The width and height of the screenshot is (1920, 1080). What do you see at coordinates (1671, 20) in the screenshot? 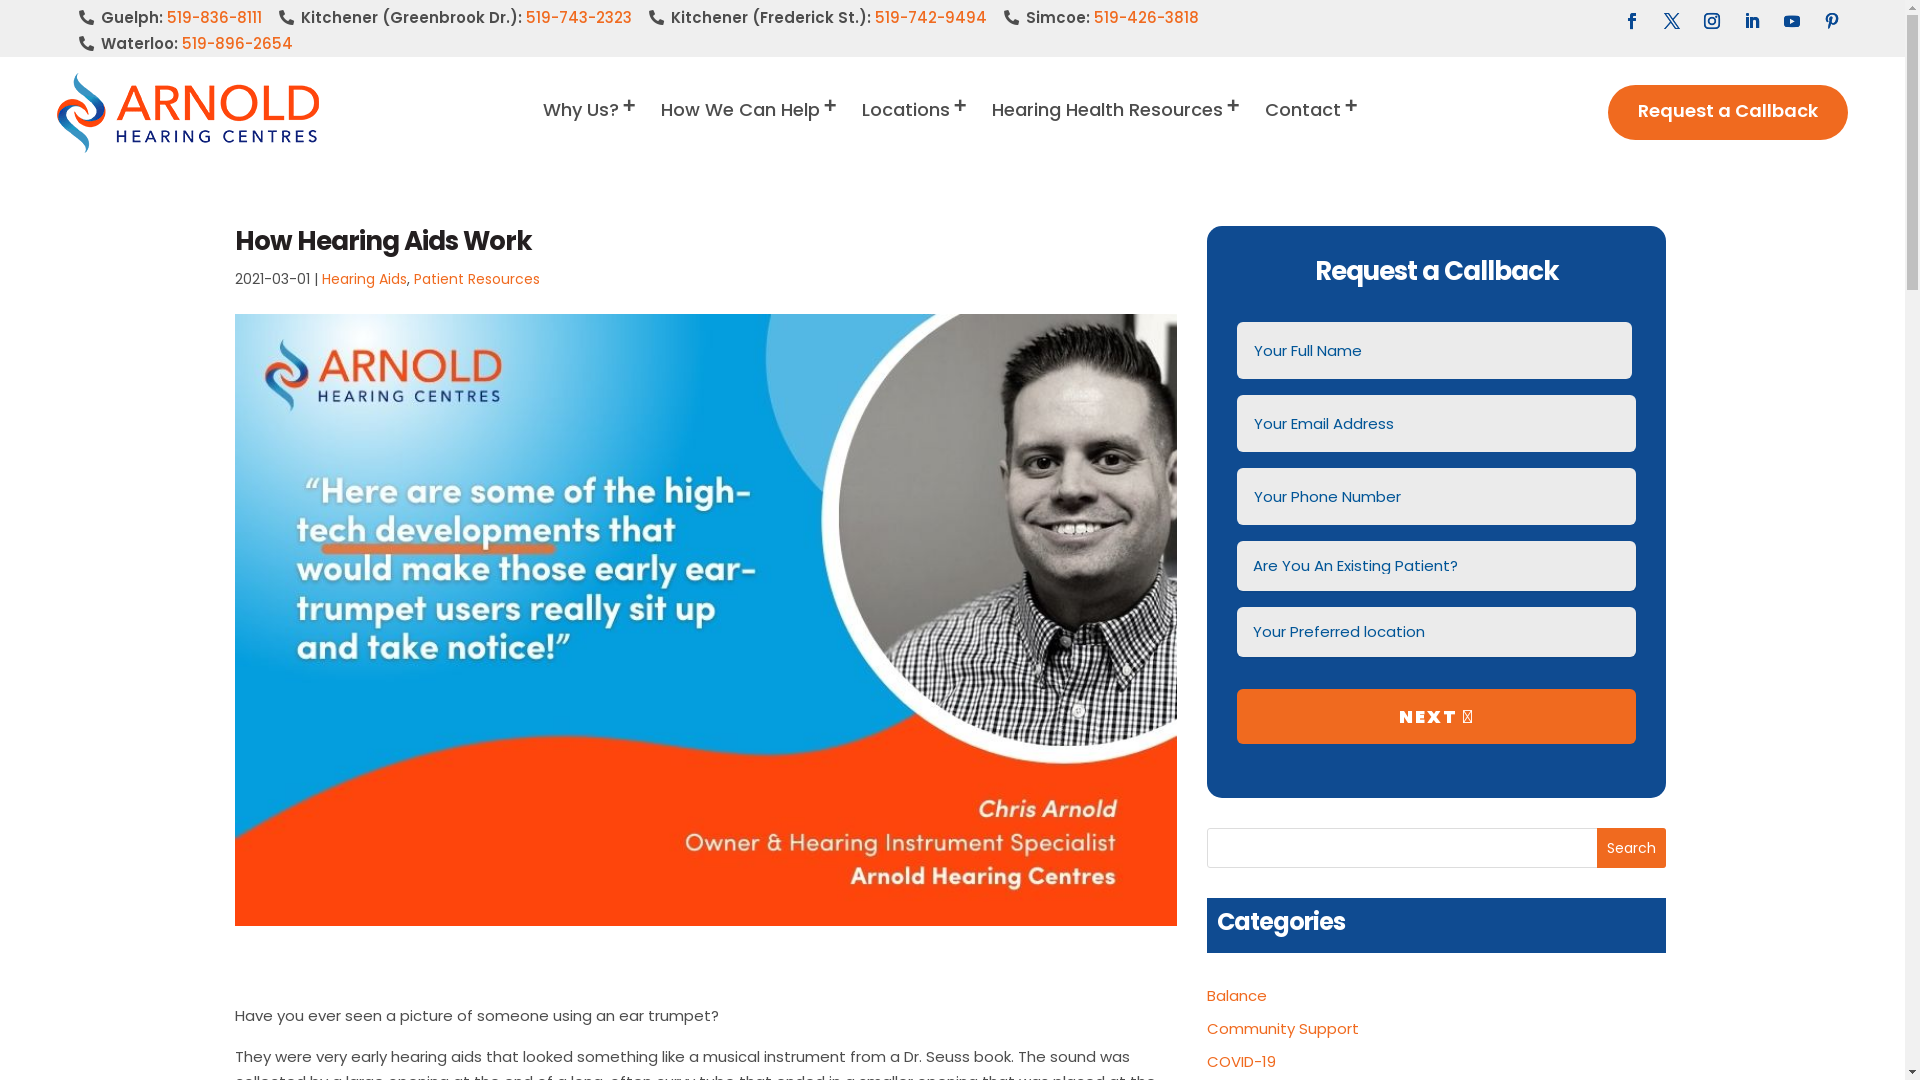
I see `'Follow on X'` at bounding box center [1671, 20].